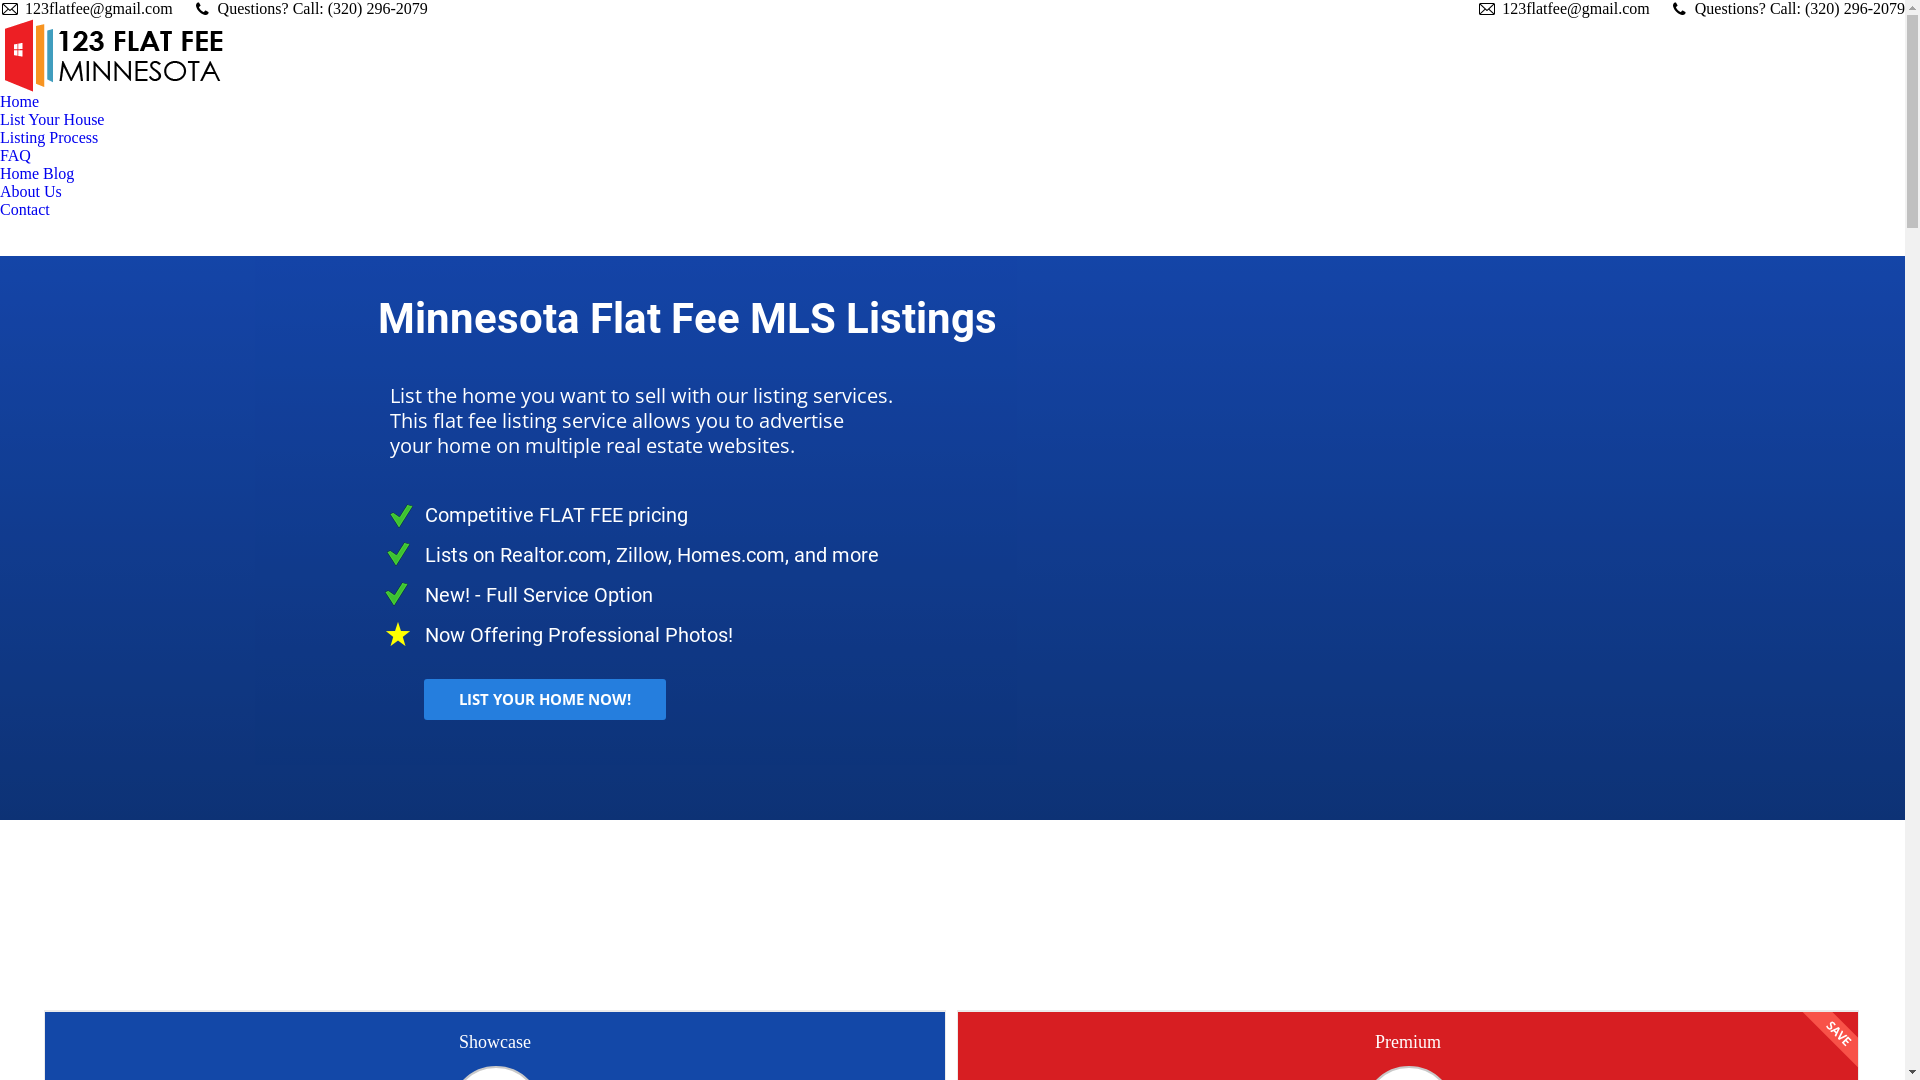 Image resolution: width=1920 pixels, height=1080 pixels. Describe the element at coordinates (19, 101) in the screenshot. I see `'Home'` at that location.